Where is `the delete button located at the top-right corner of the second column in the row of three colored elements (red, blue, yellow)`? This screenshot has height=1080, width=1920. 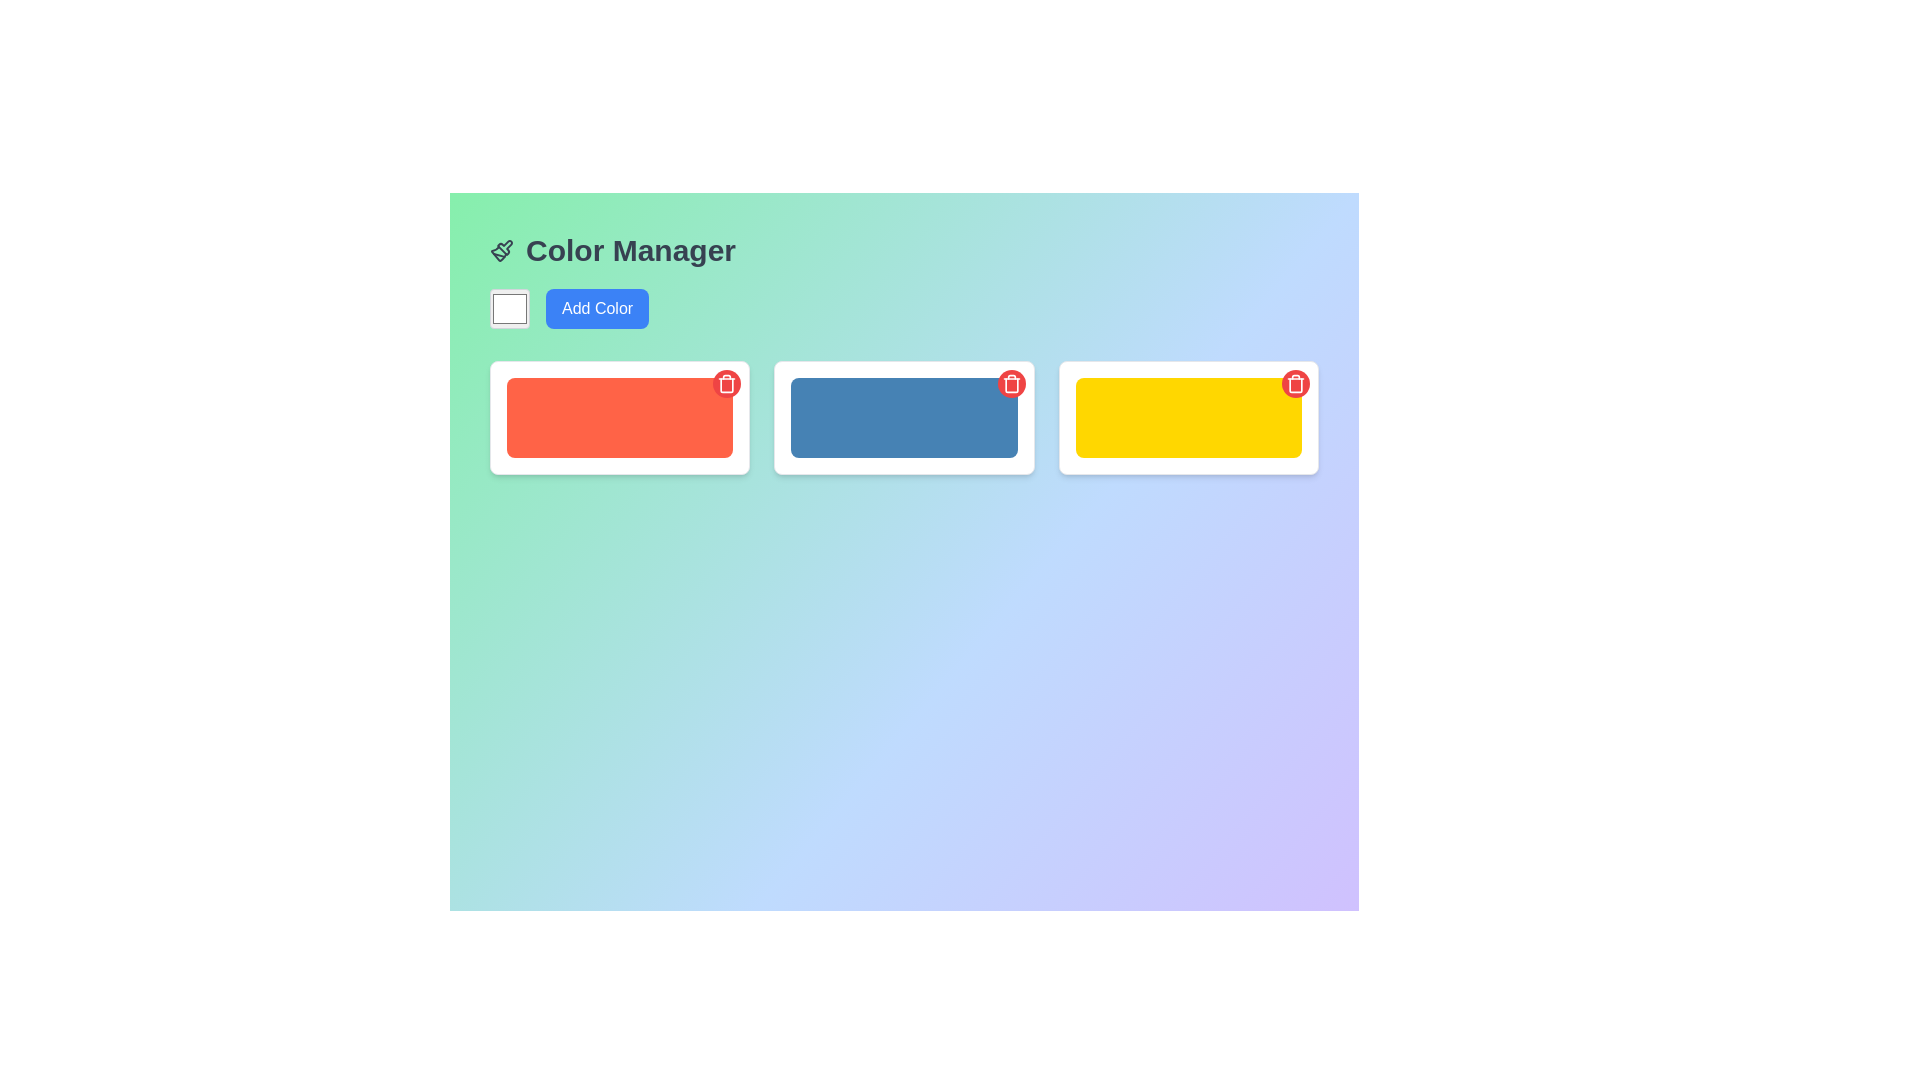 the delete button located at the top-right corner of the second column in the row of three colored elements (red, blue, yellow) is located at coordinates (1011, 384).